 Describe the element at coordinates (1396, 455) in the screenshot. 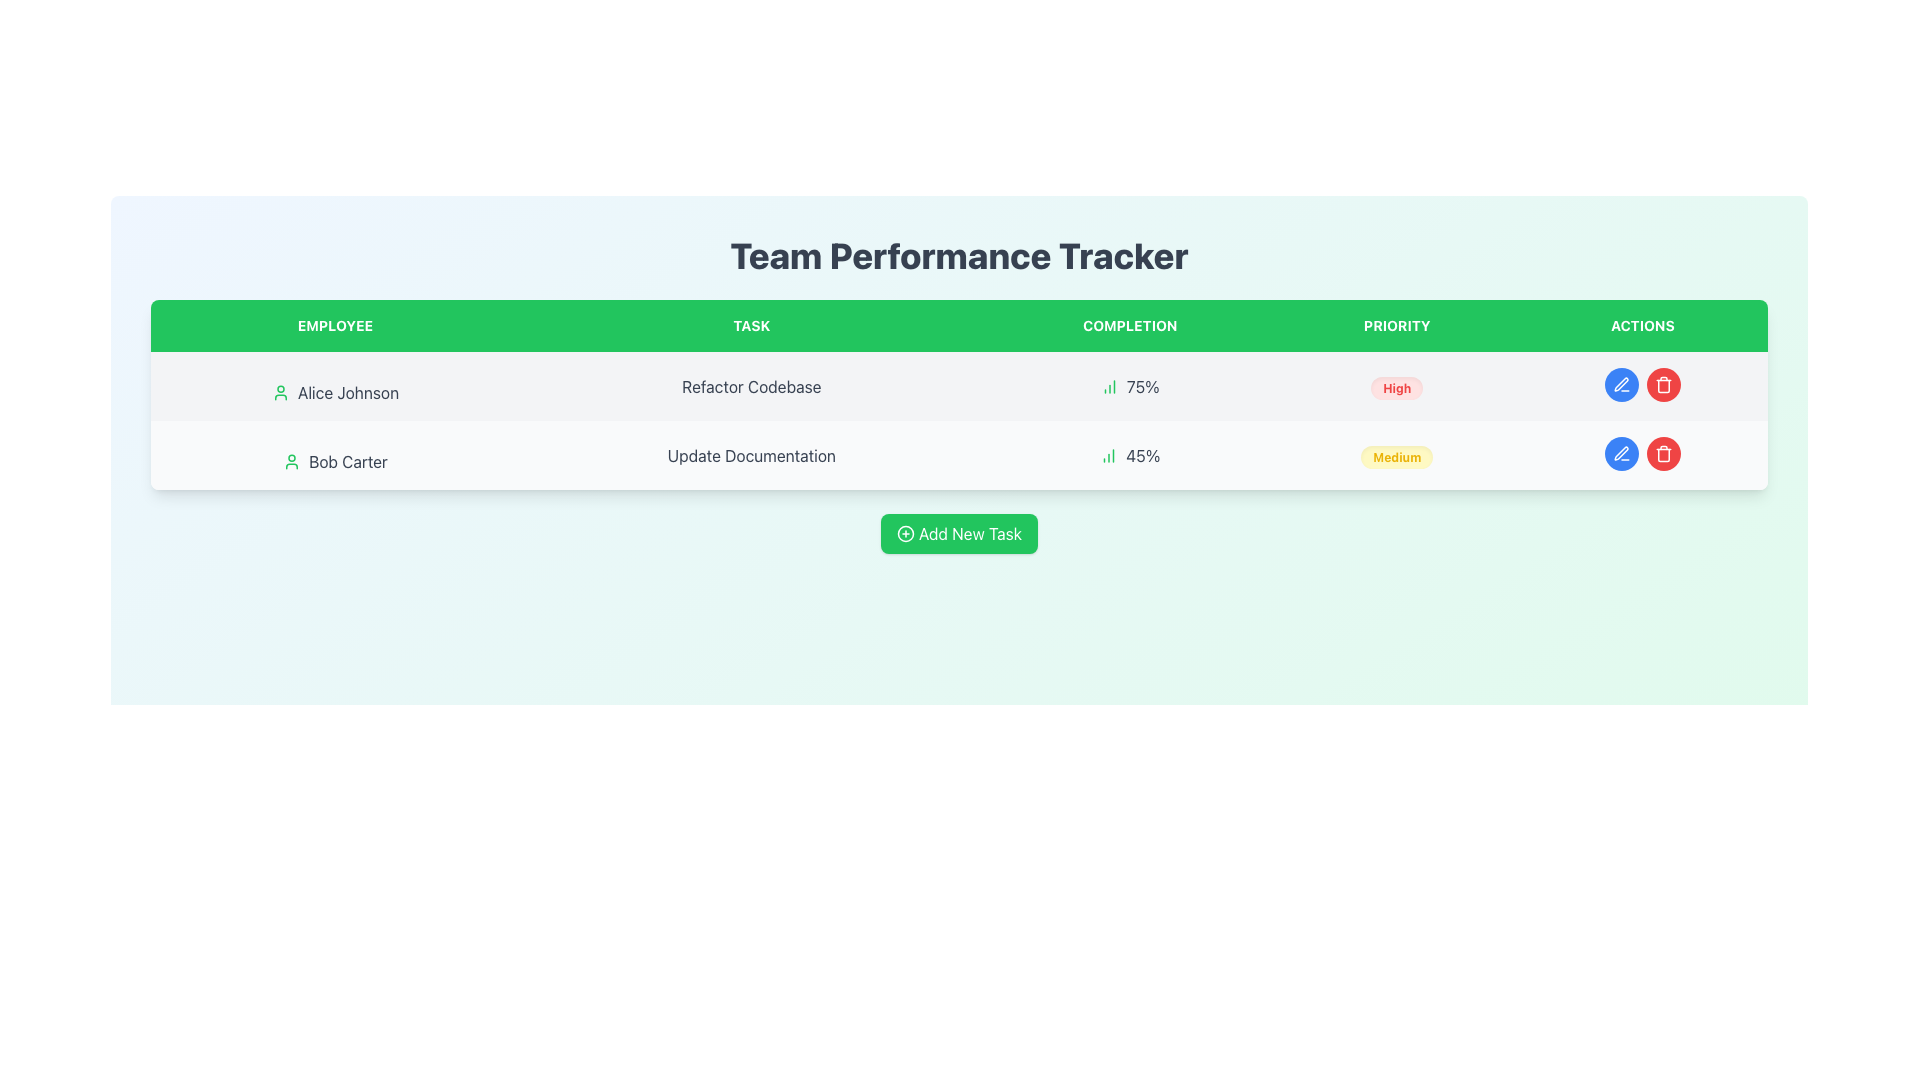

I see `the Badge indicating the medium priority level for the task assigned to Bob Carter in the Team Performance Tracker` at that location.